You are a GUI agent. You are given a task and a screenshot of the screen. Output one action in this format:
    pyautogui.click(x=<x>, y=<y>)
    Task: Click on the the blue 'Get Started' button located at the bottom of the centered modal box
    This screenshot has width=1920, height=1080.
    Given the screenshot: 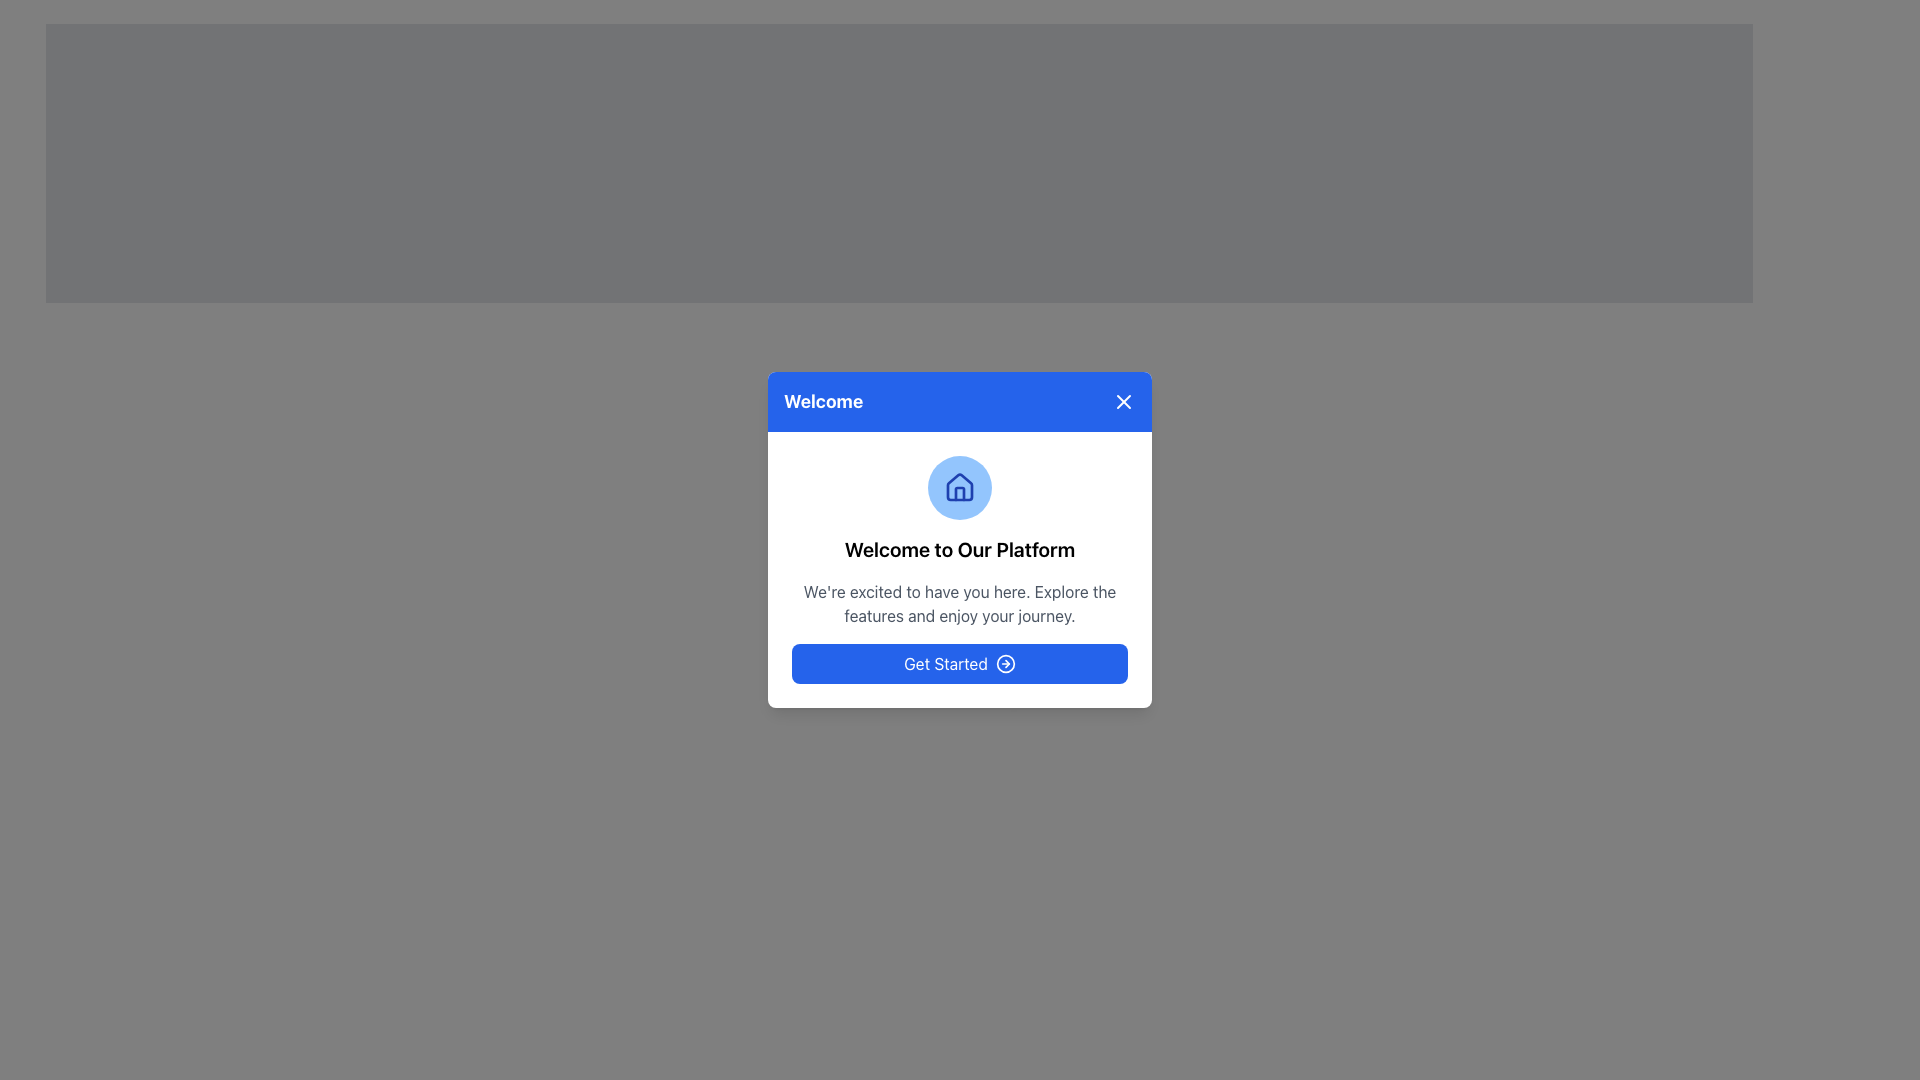 What is the action you would take?
    pyautogui.click(x=960, y=663)
    